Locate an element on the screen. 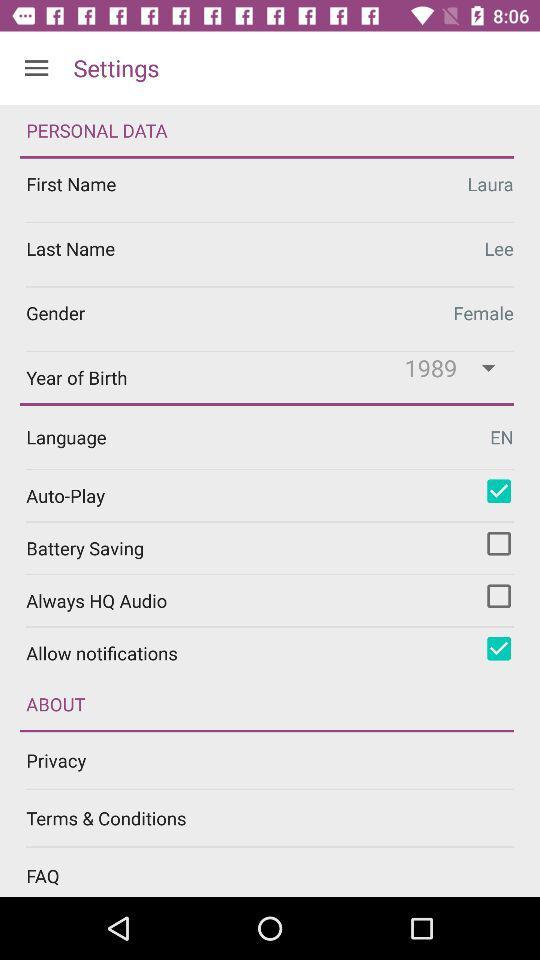 The height and width of the screenshot is (960, 540). edit last name is located at coordinates (270, 253).